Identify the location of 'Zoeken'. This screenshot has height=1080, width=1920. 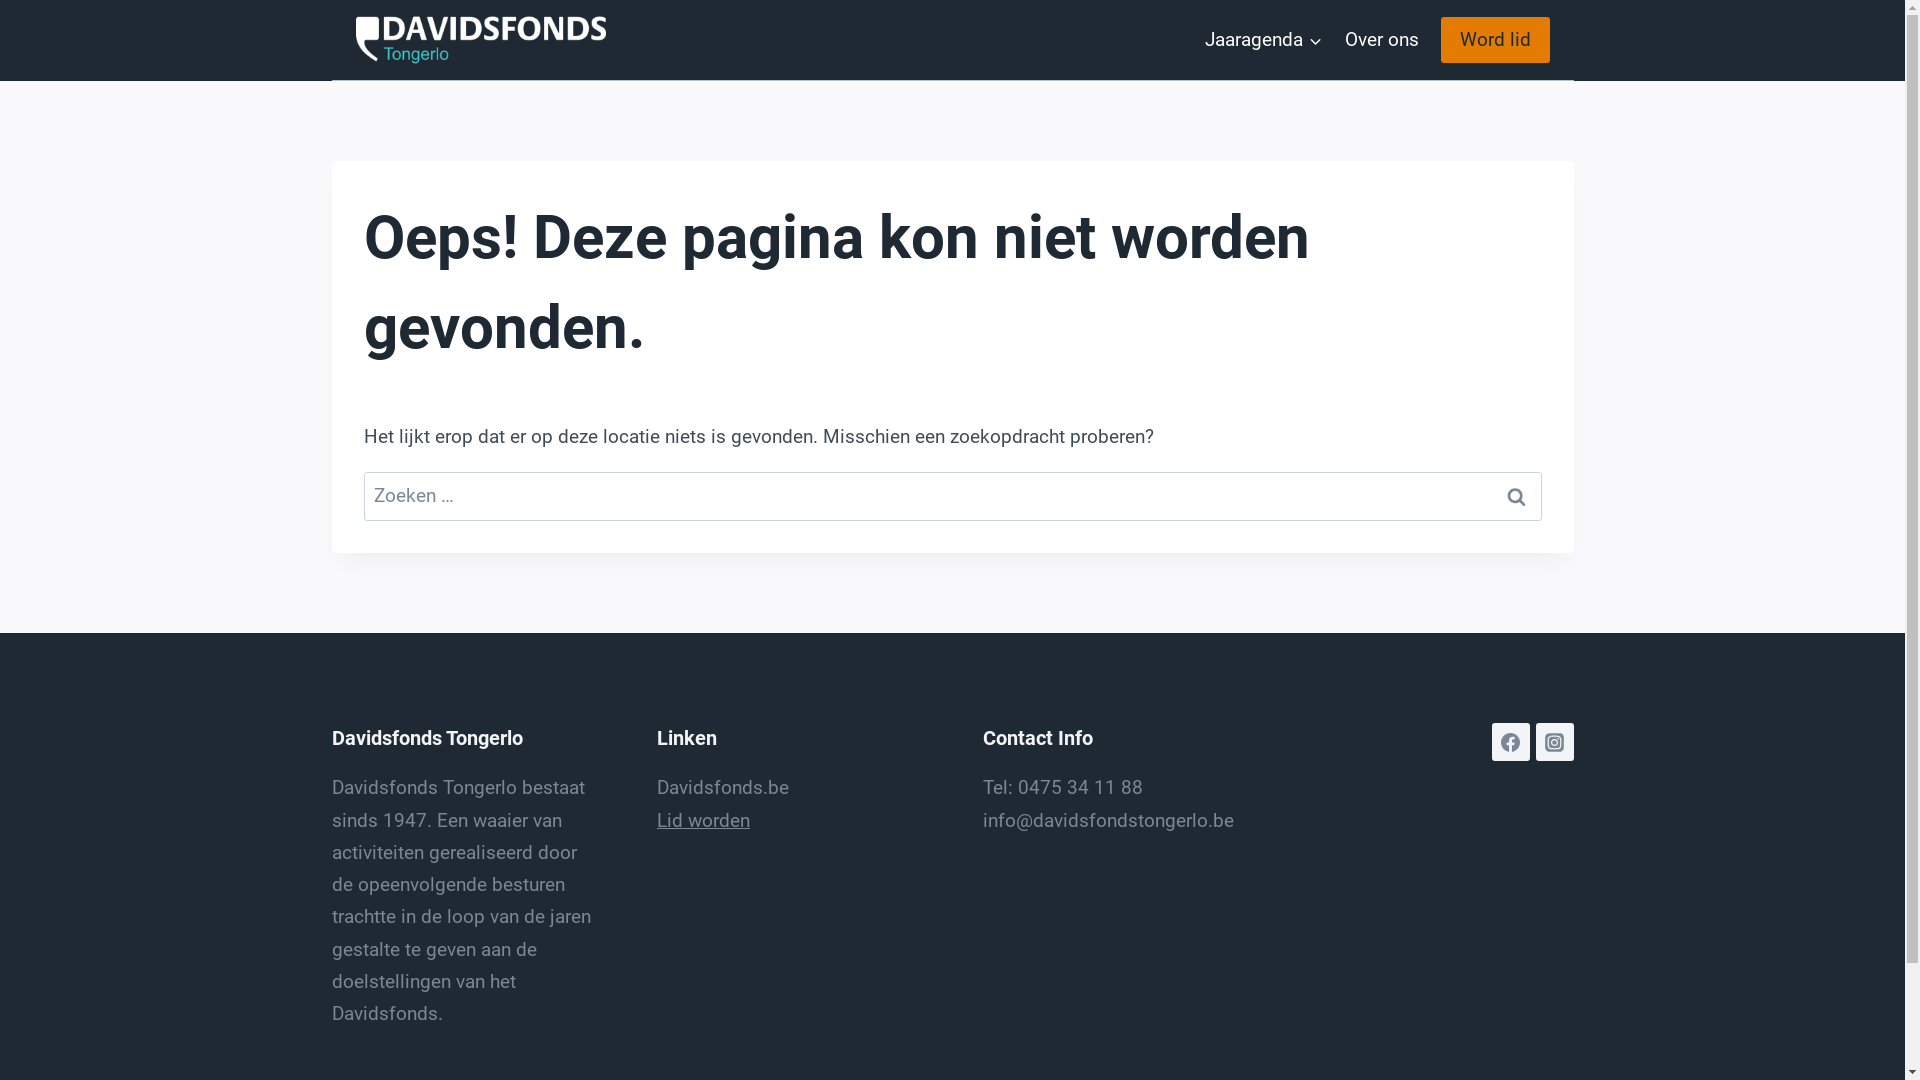
(1516, 495).